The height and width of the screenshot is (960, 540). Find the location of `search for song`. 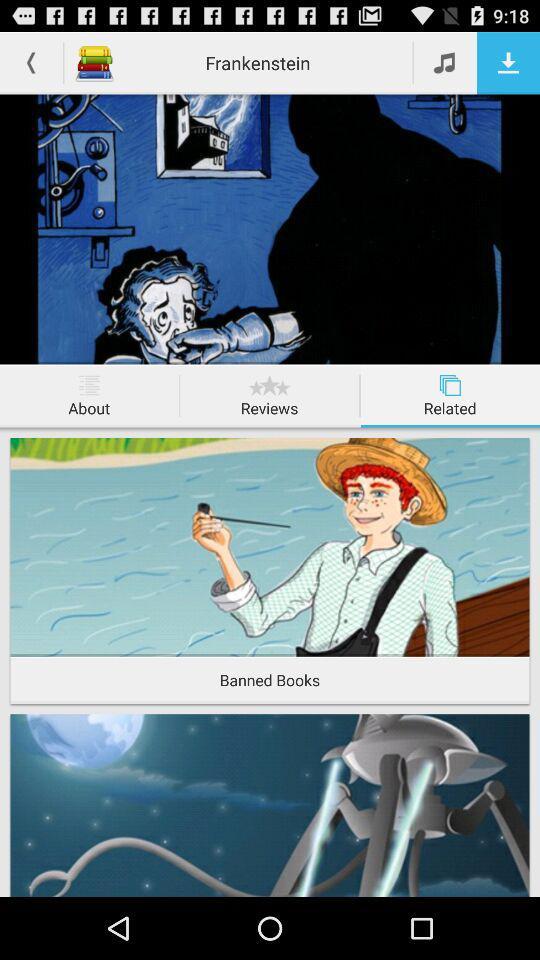

search for song is located at coordinates (445, 62).